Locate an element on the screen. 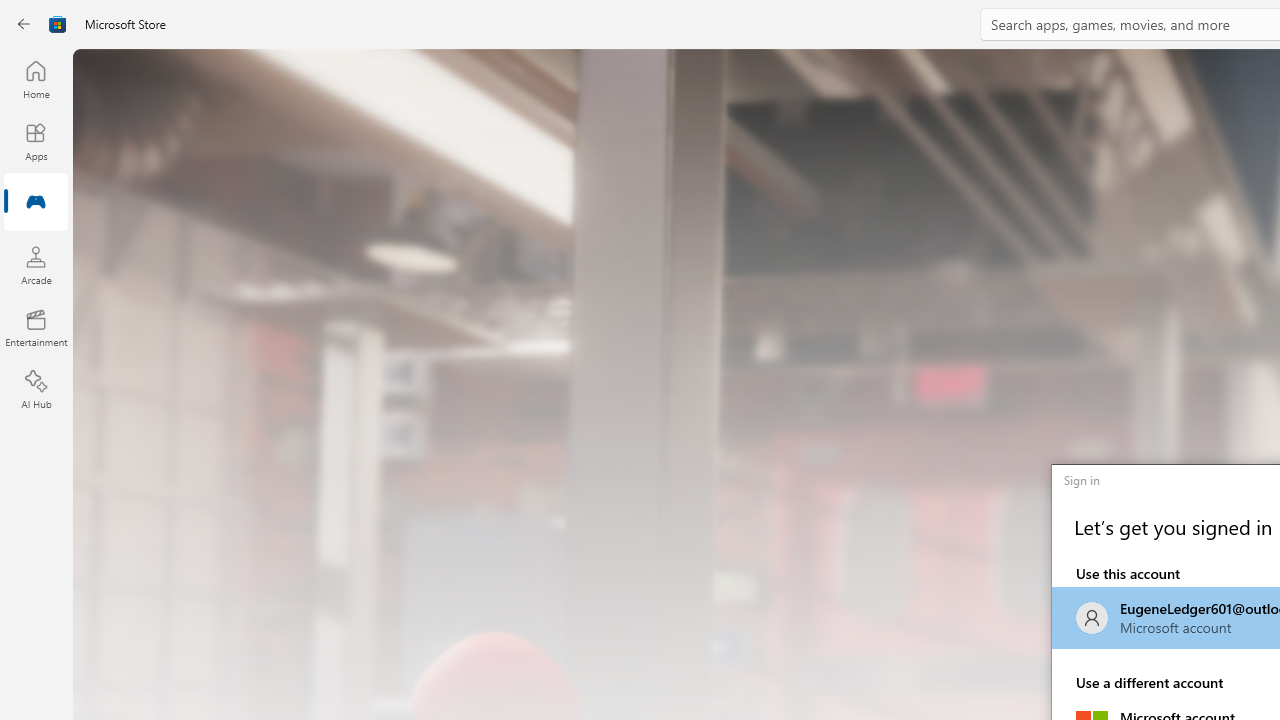 The width and height of the screenshot is (1280, 720). 'Class: Image' is located at coordinates (58, 24).